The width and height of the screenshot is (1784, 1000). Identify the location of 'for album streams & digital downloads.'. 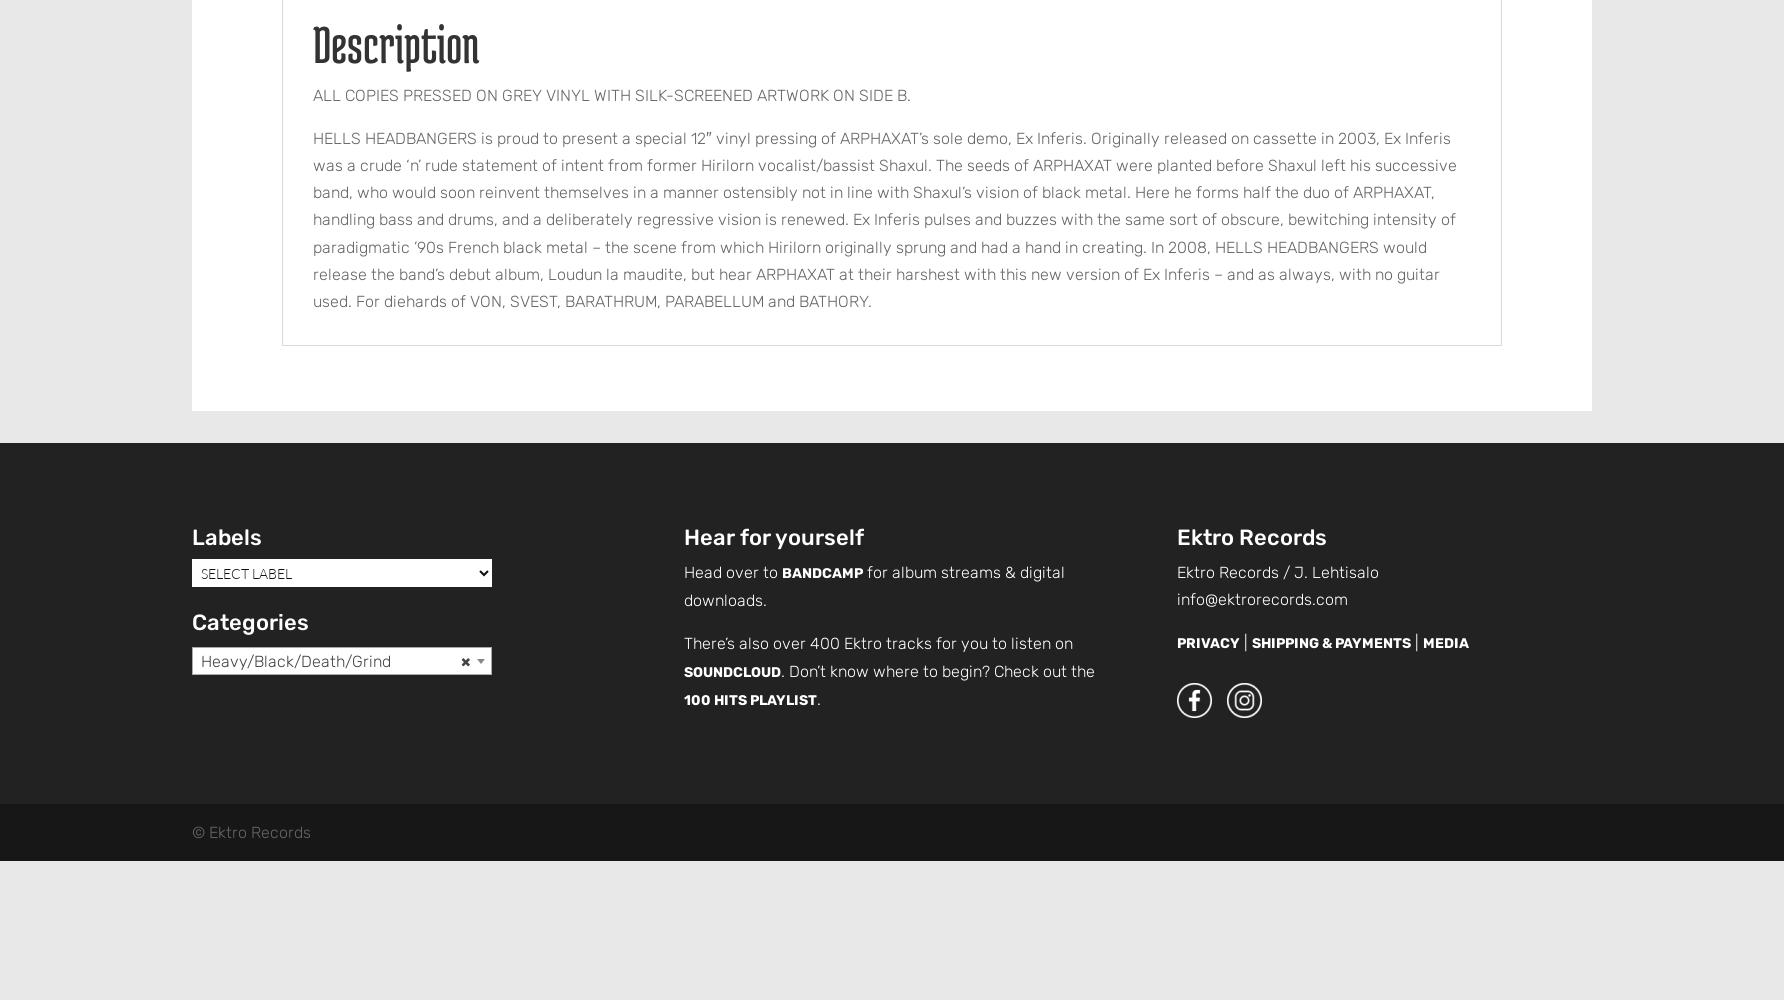
(873, 585).